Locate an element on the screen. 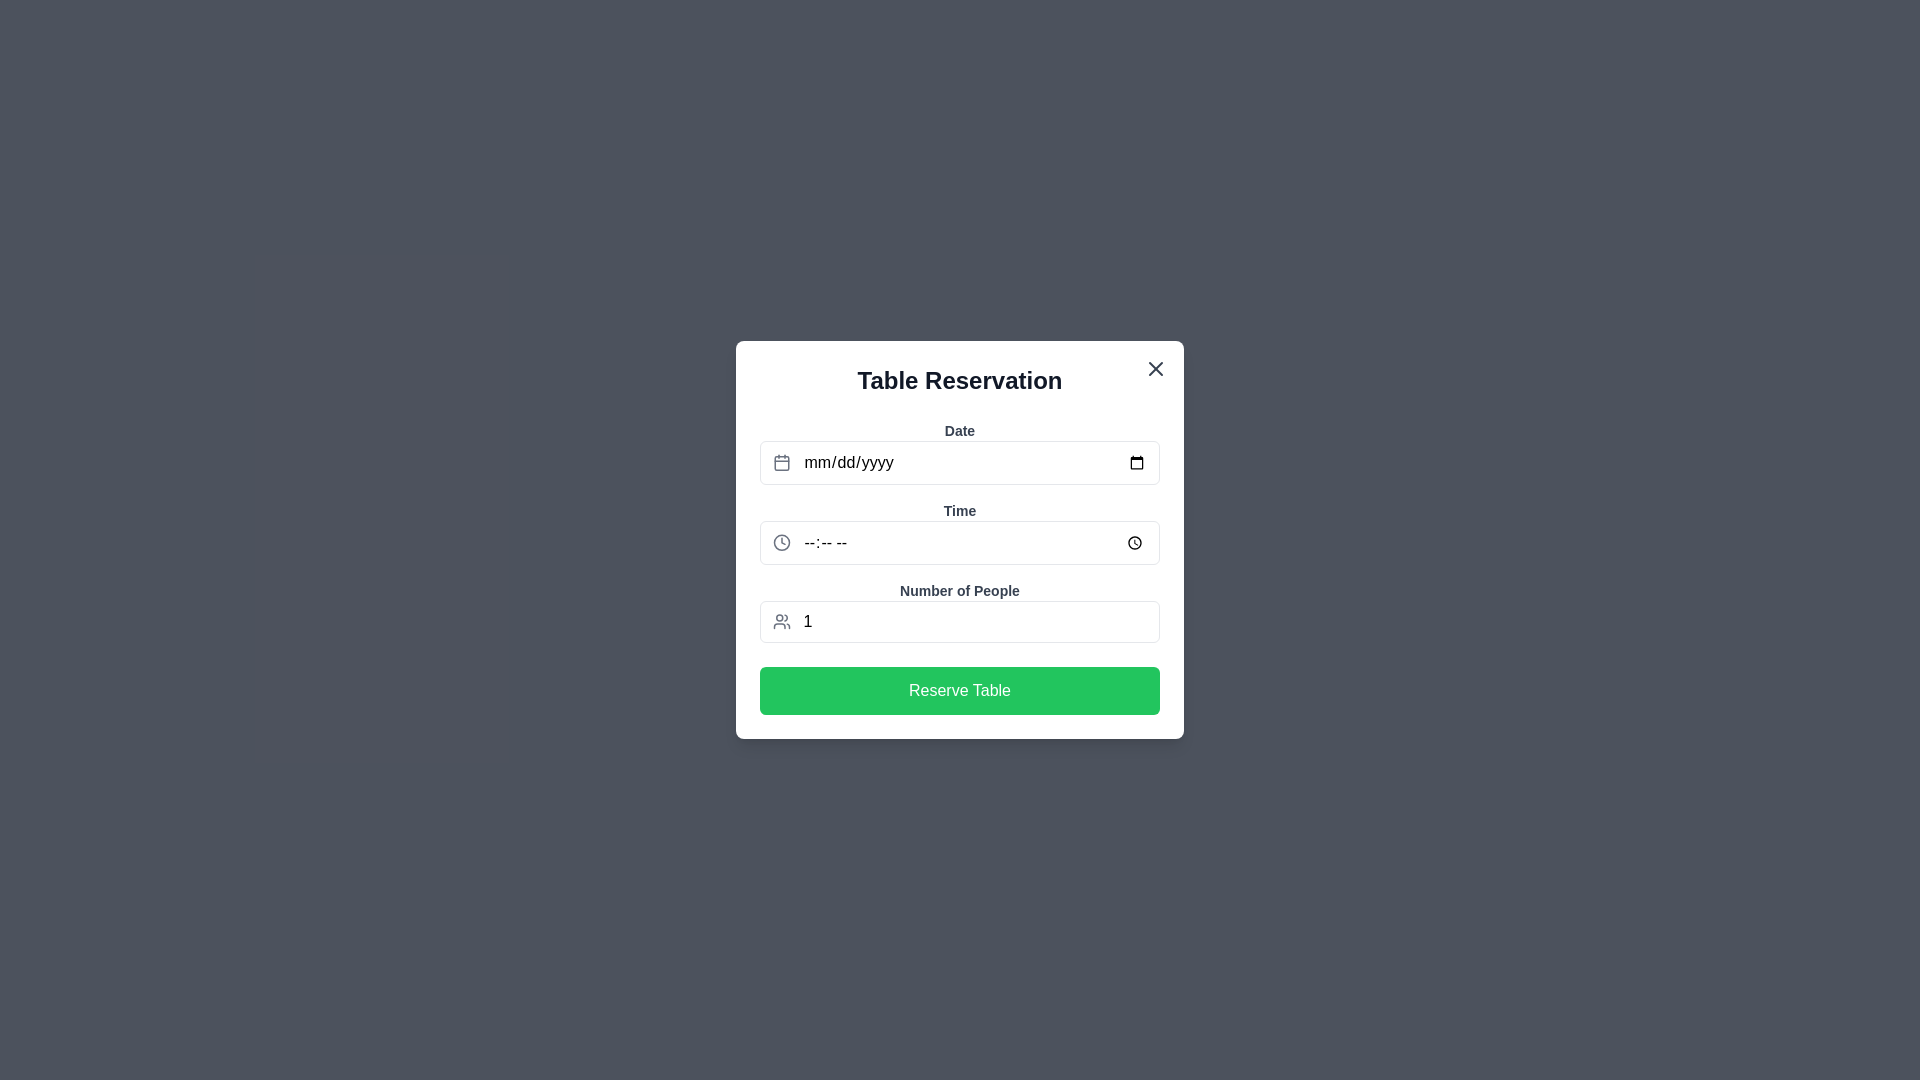 This screenshot has width=1920, height=1080. the calendar icon located at the top-left corner of the 'Date' field in the 'Table Reservation' form is located at coordinates (781, 462).